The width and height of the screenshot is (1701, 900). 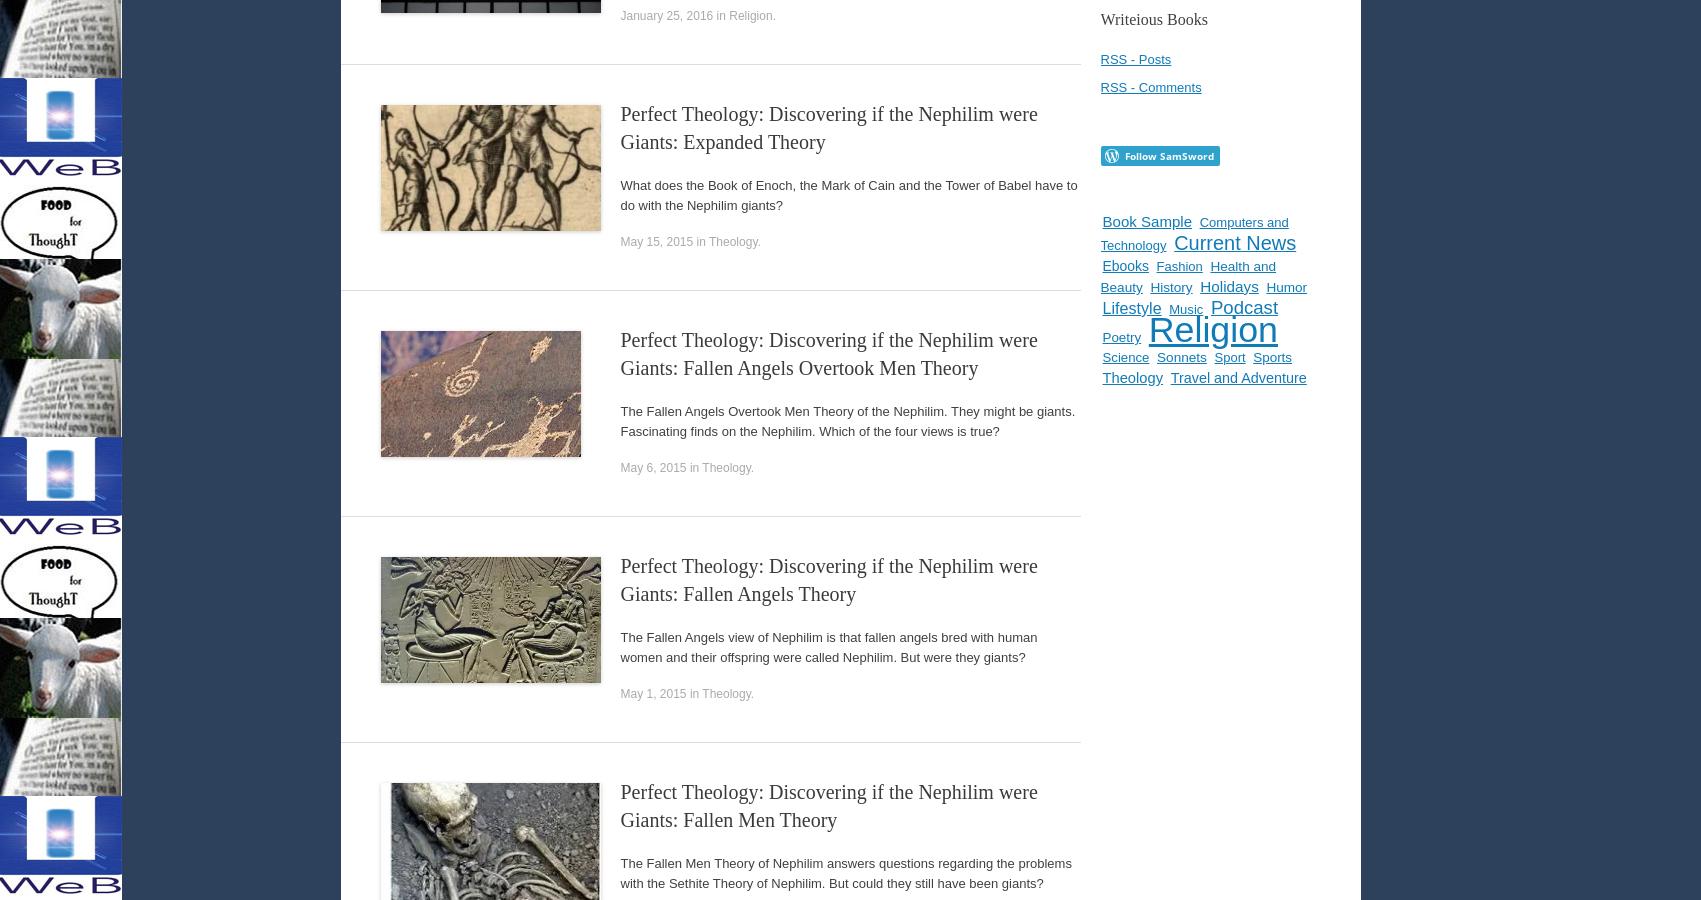 I want to click on 'Podcast', so click(x=1243, y=306).